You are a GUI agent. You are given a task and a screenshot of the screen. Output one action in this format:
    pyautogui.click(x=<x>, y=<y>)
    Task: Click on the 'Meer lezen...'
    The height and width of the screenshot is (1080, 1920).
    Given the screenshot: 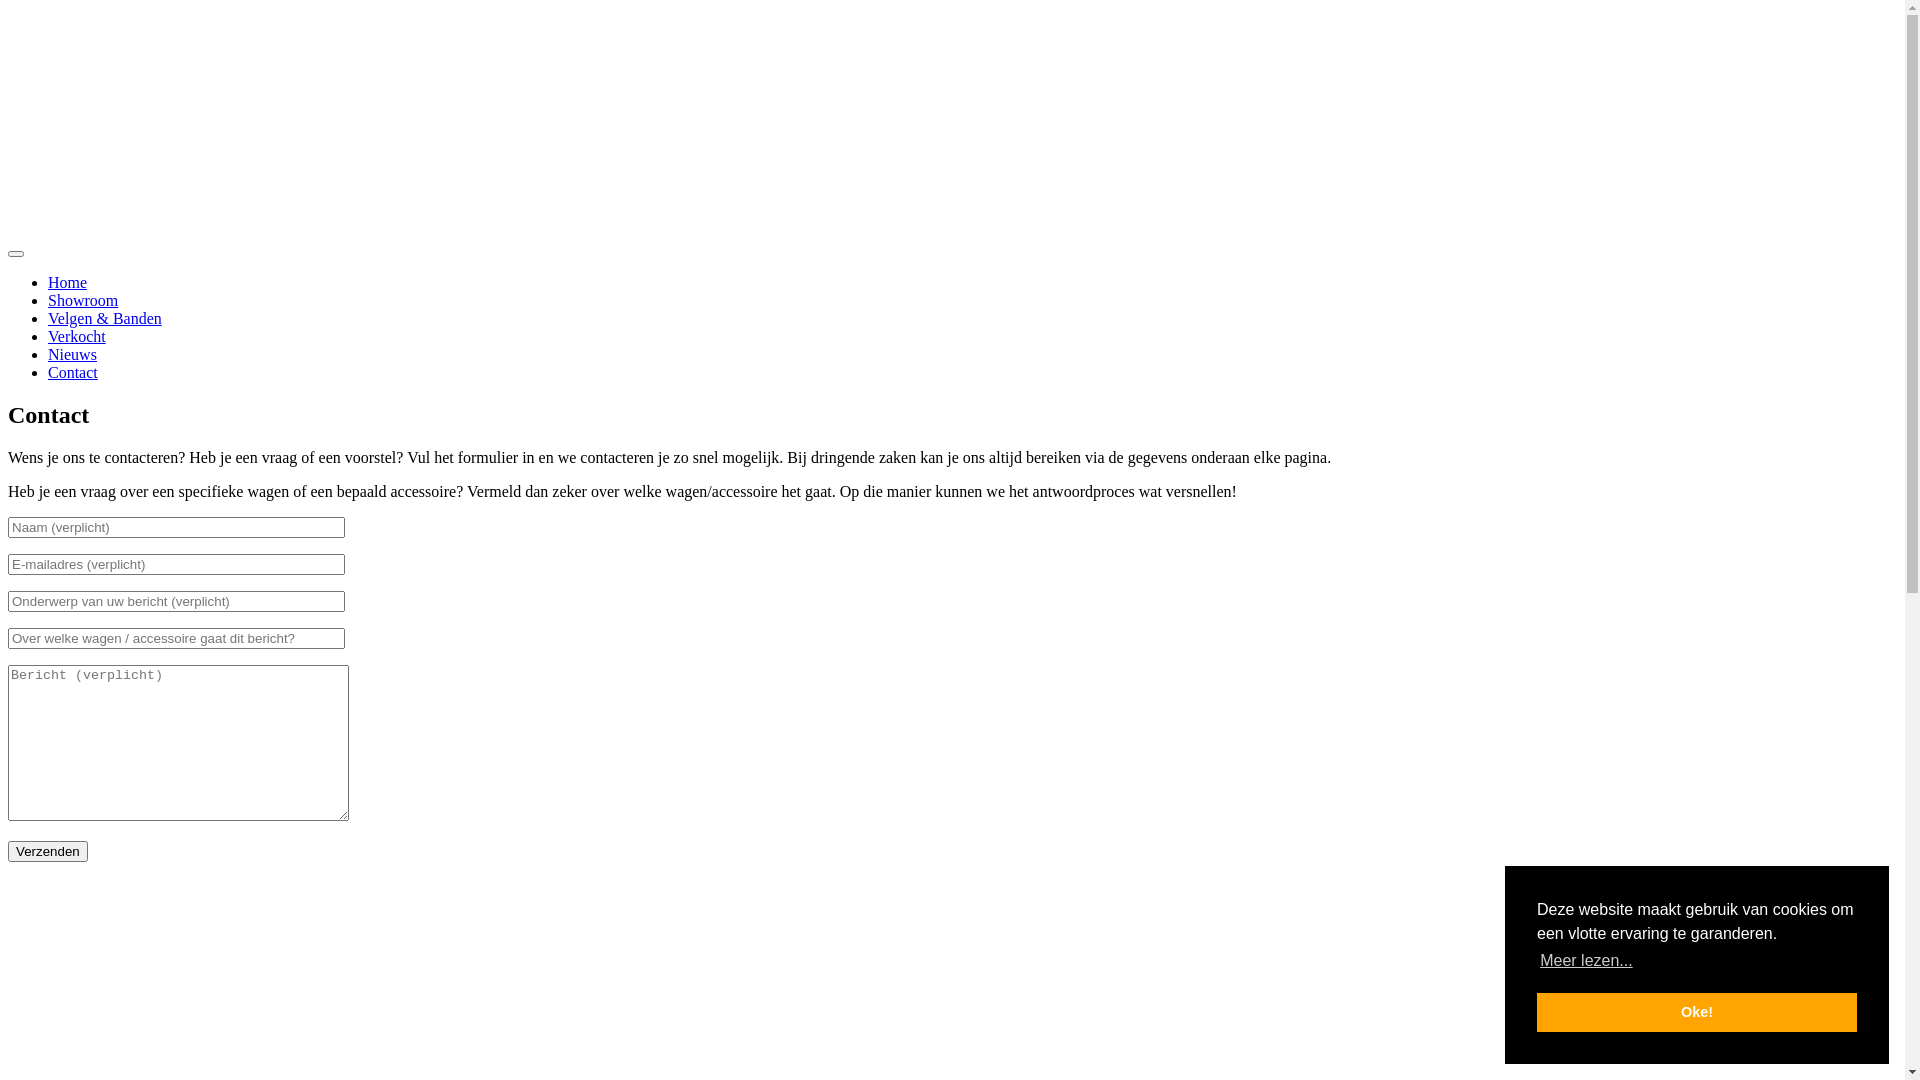 What is the action you would take?
    pyautogui.click(x=1585, y=959)
    